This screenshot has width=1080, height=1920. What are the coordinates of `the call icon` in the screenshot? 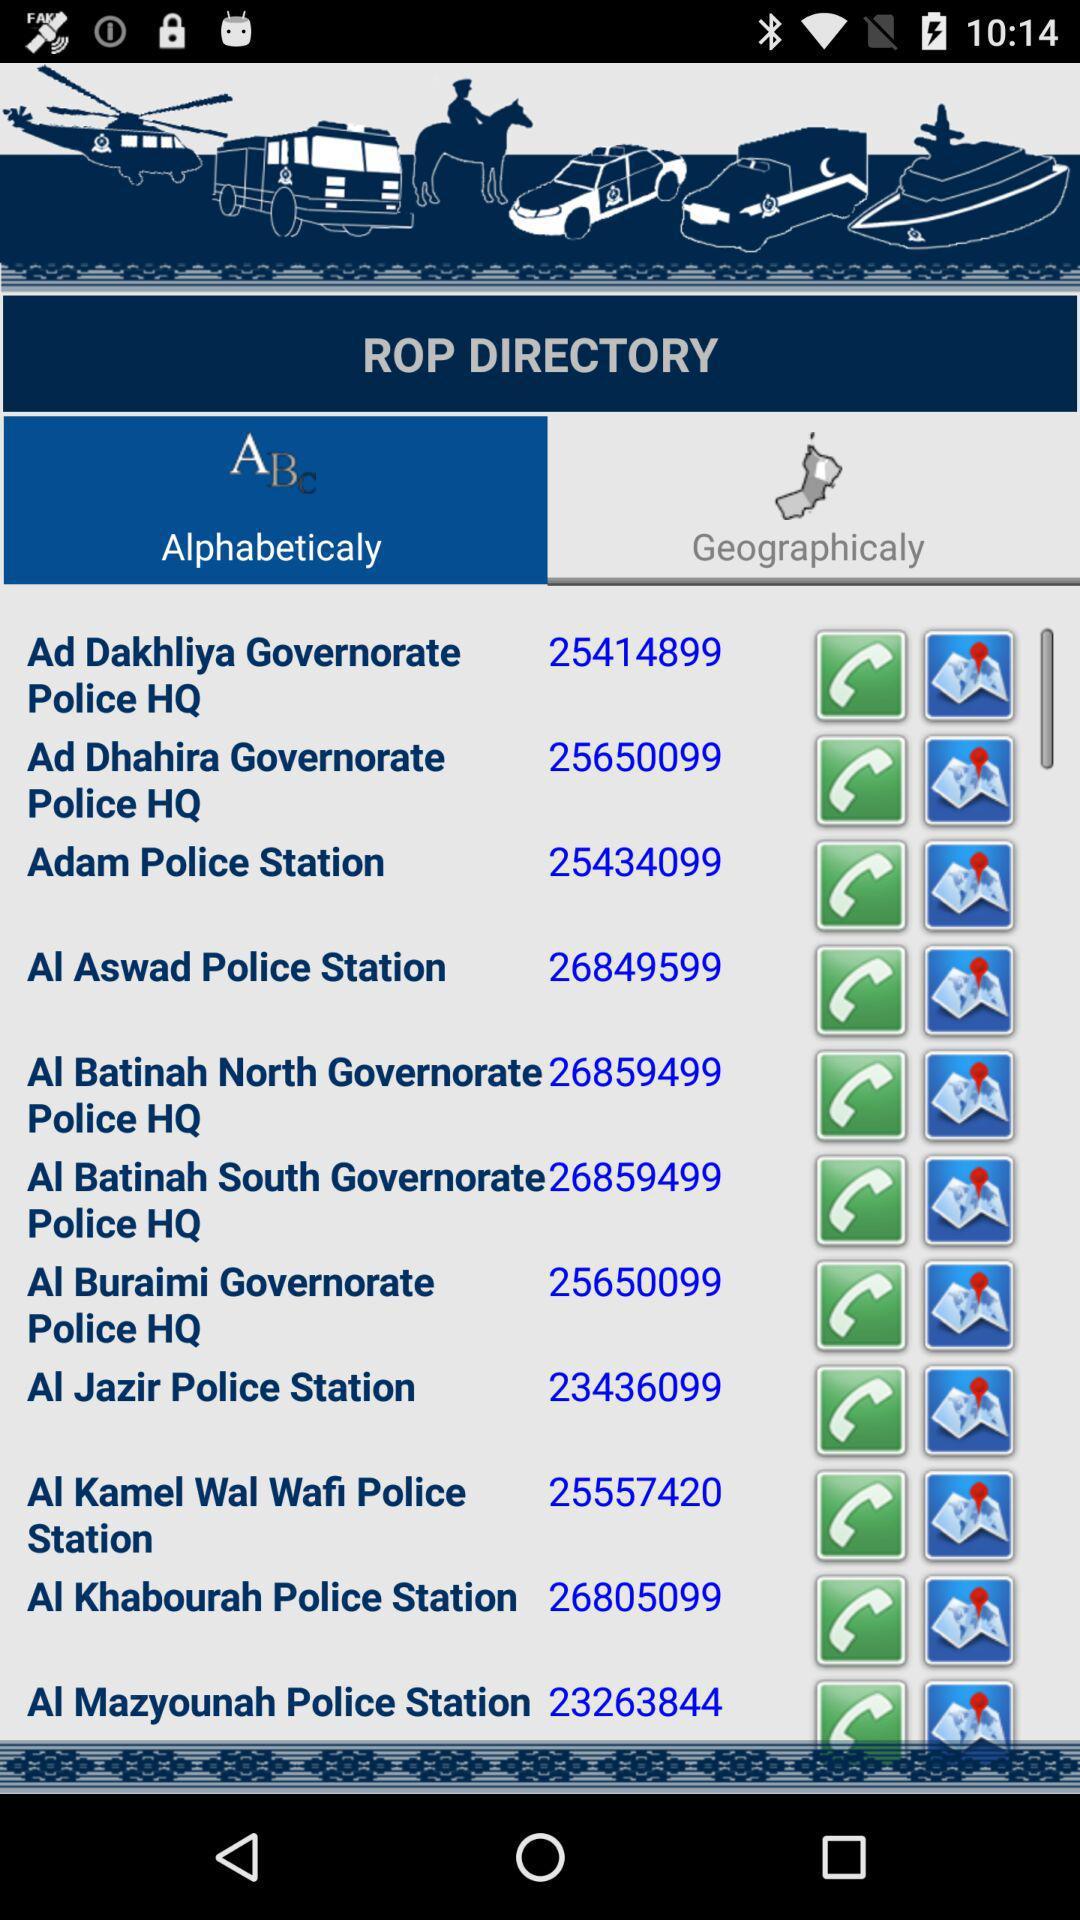 It's located at (859, 947).